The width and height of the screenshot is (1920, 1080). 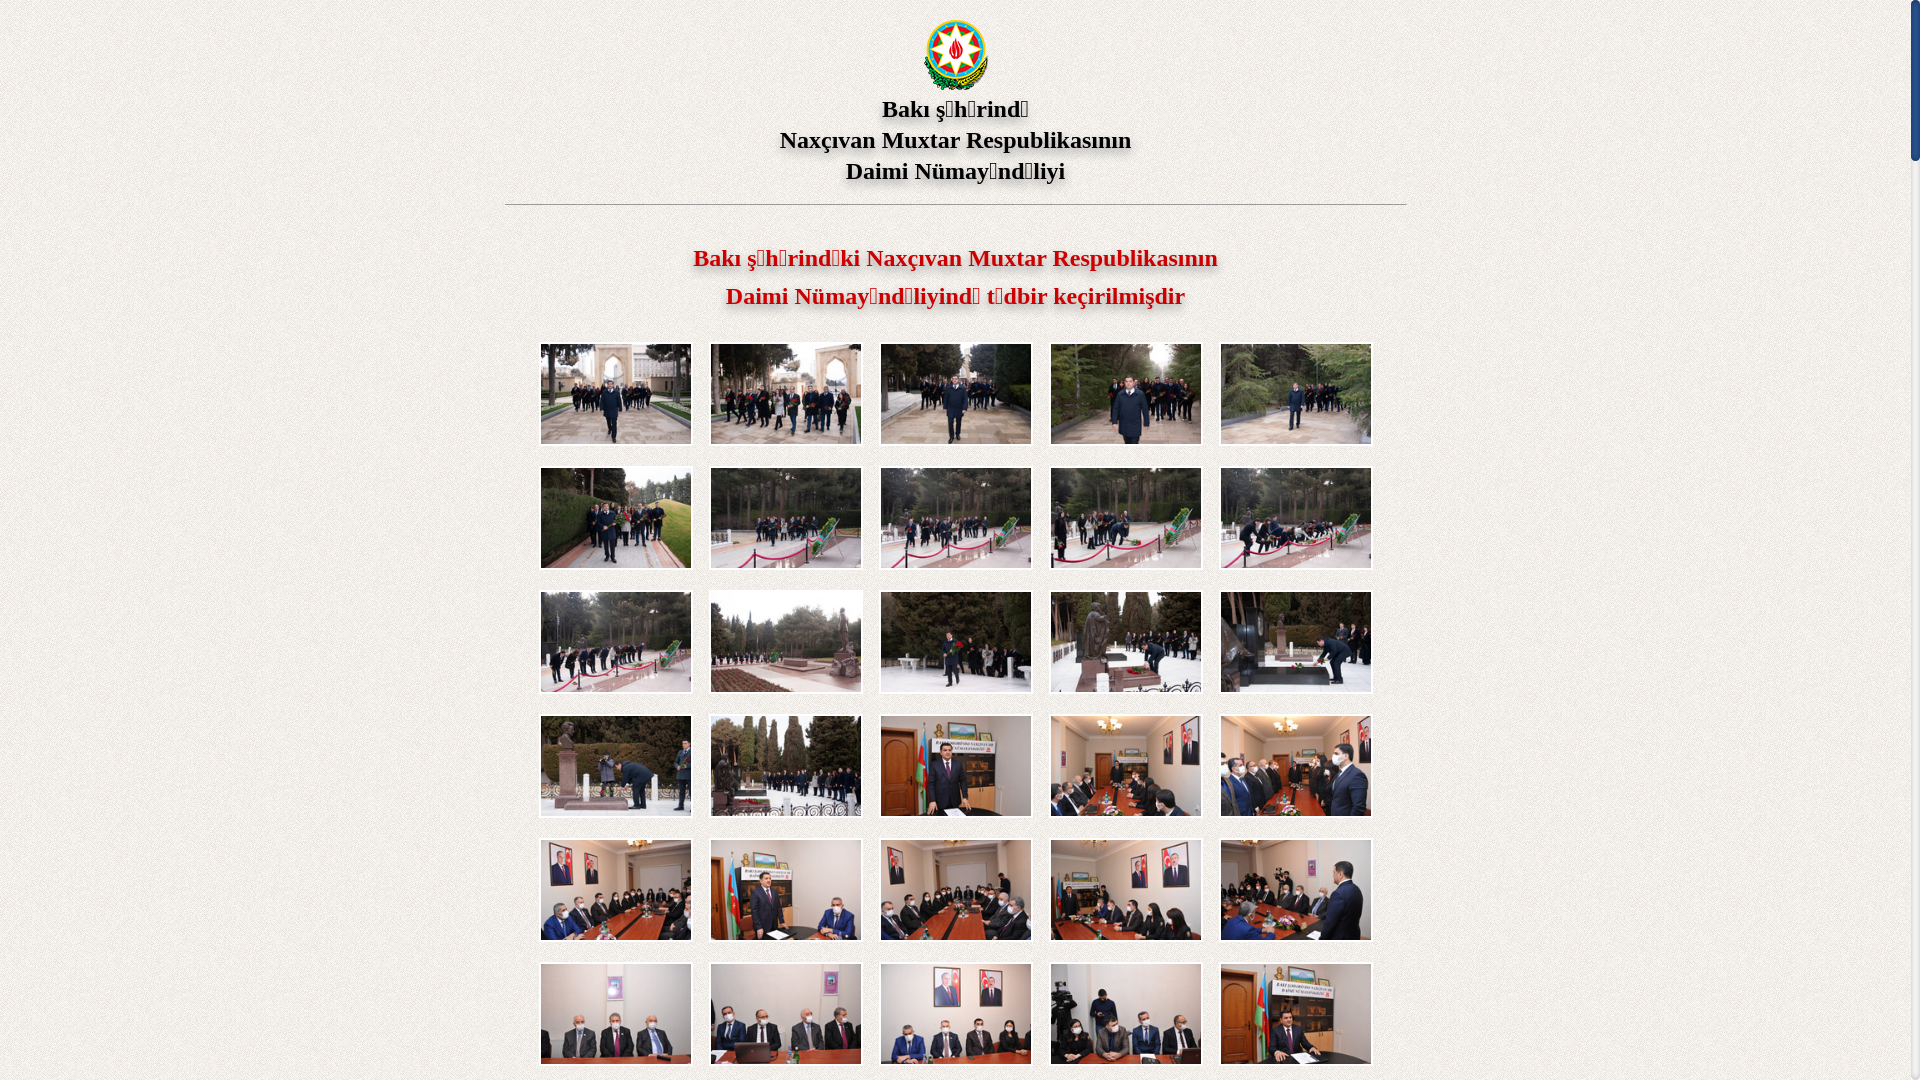 What do you see at coordinates (613, 765) in the screenshot?
I see `'Click to enlarge'` at bounding box center [613, 765].